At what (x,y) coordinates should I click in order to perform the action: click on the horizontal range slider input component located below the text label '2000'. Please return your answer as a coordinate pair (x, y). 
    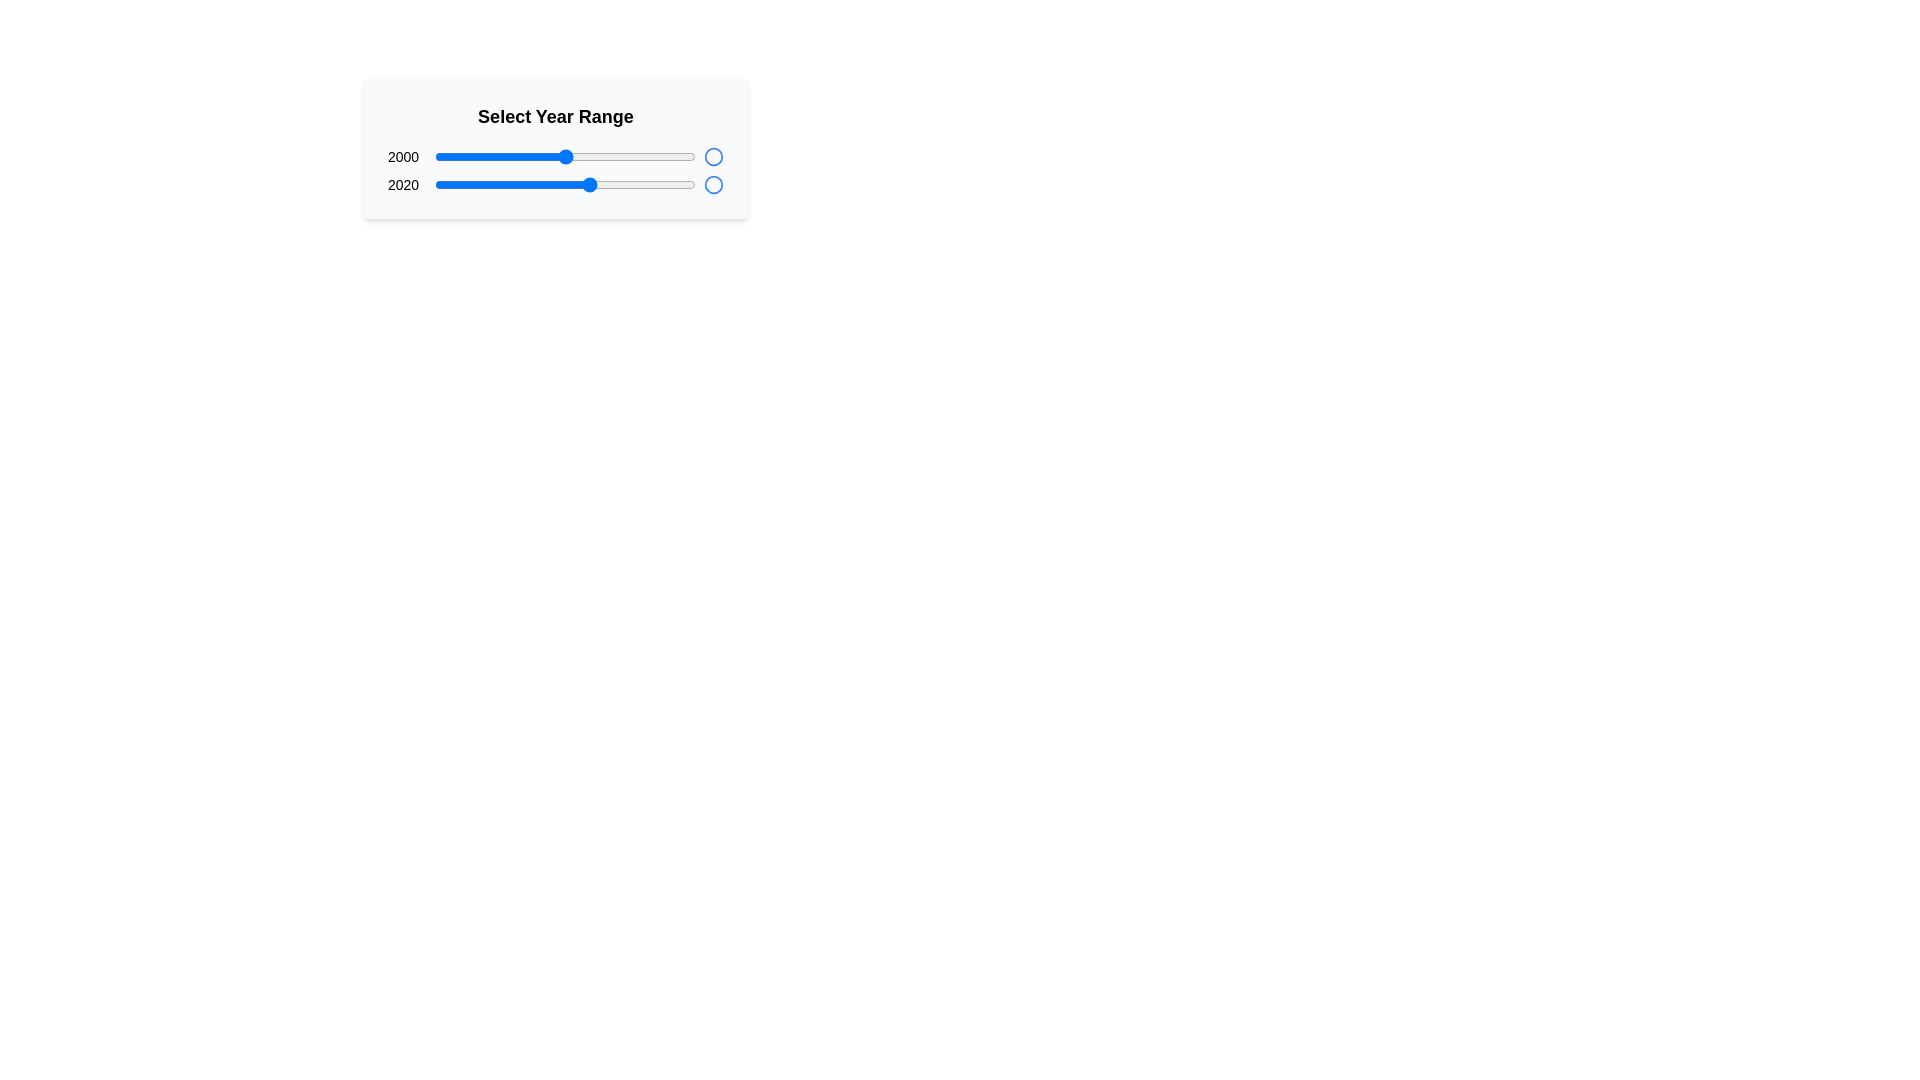
    Looking at the image, I should click on (564, 156).